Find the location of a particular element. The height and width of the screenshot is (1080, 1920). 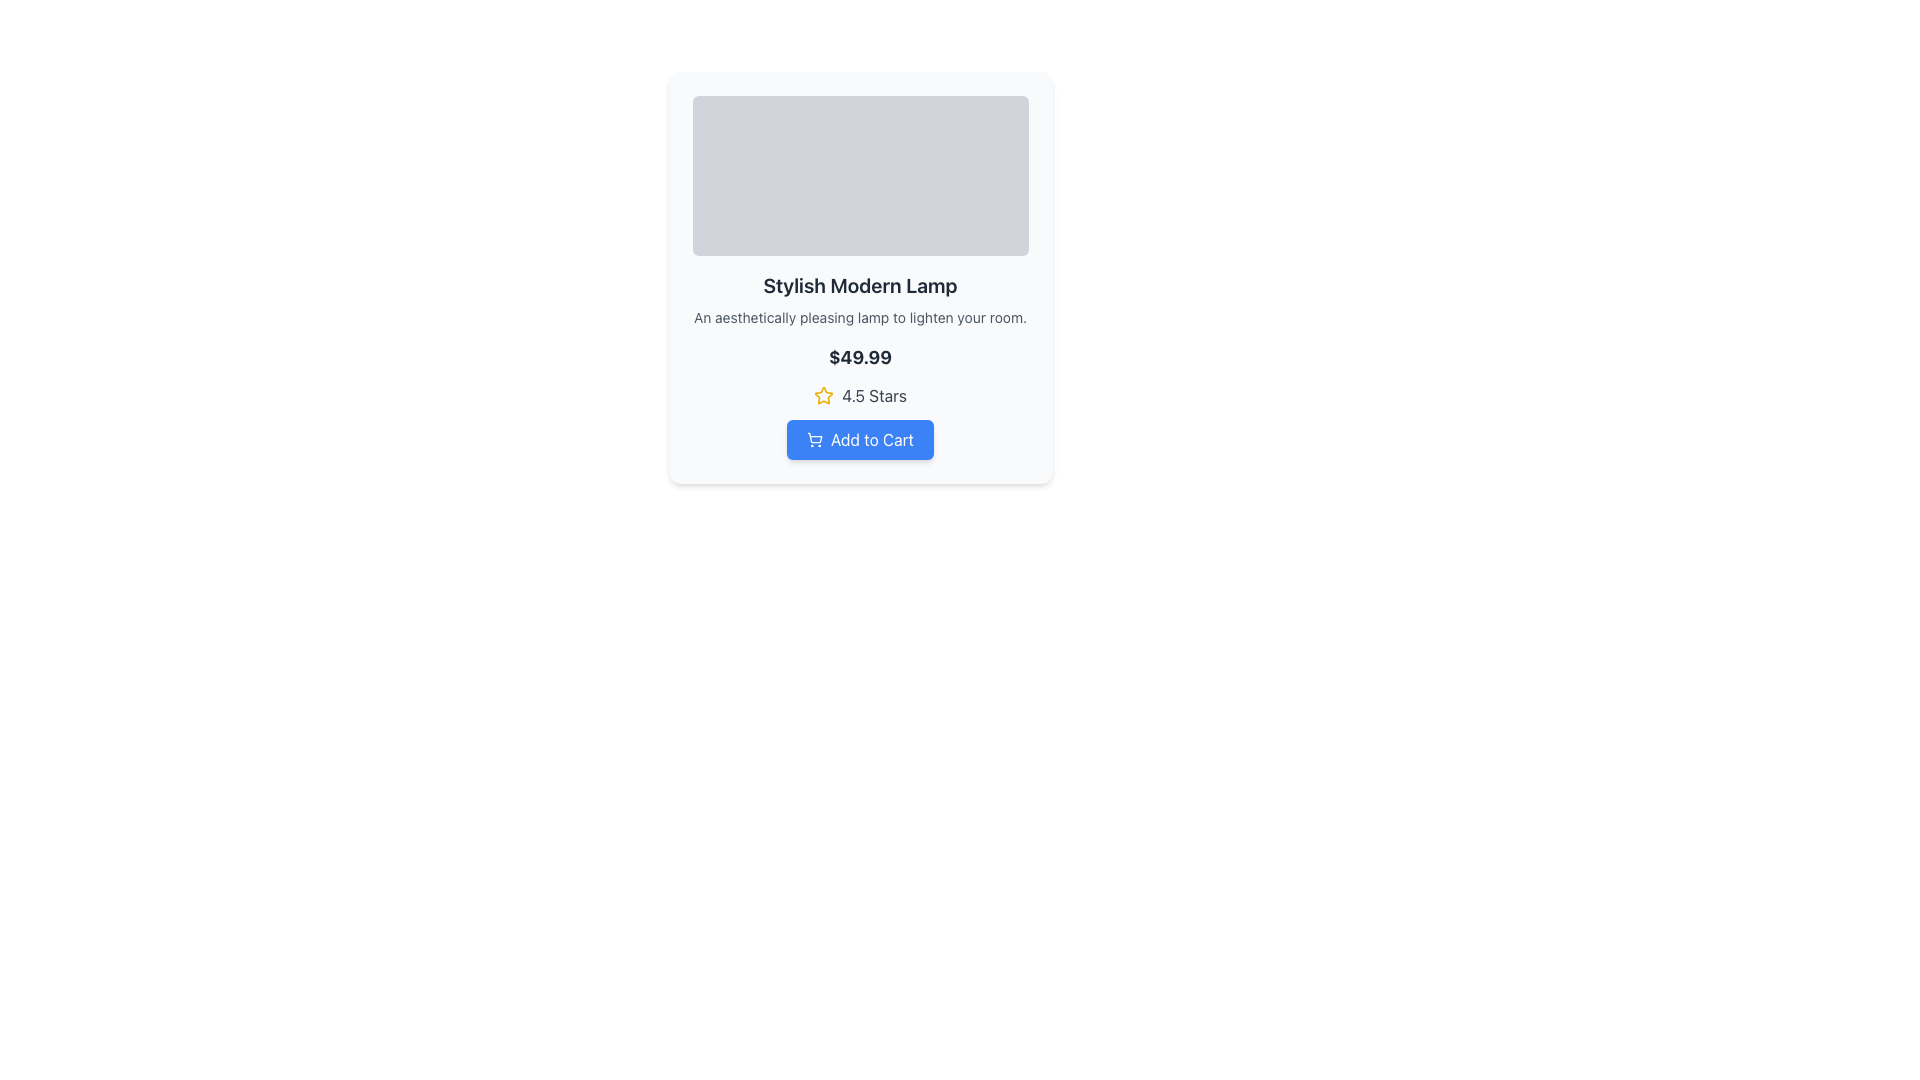

the Card Component featuring a light gray background, with an 'Add to Cart' button at the bottom, to trigger additional effects is located at coordinates (860, 277).